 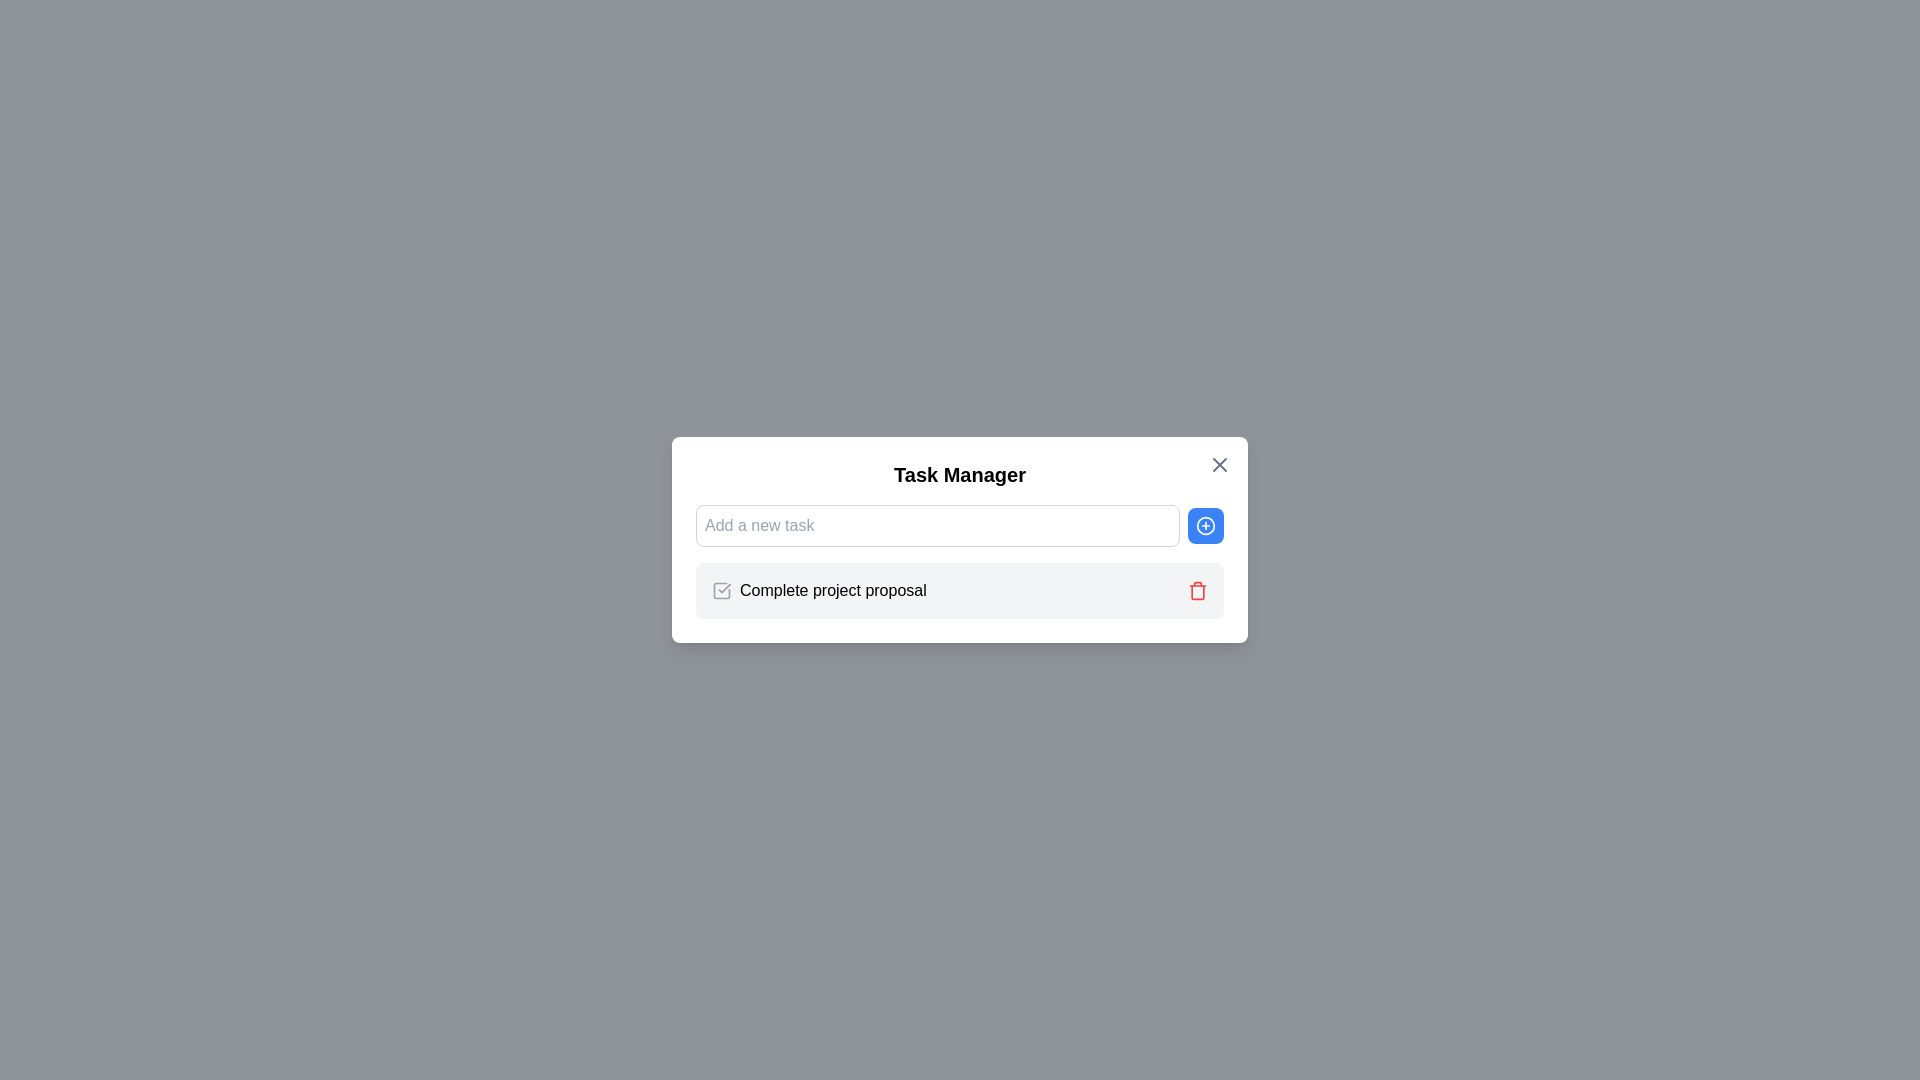 What do you see at coordinates (1218, 465) in the screenshot?
I see `the close button in the top-right corner of the 'Task Manager' modal` at bounding box center [1218, 465].